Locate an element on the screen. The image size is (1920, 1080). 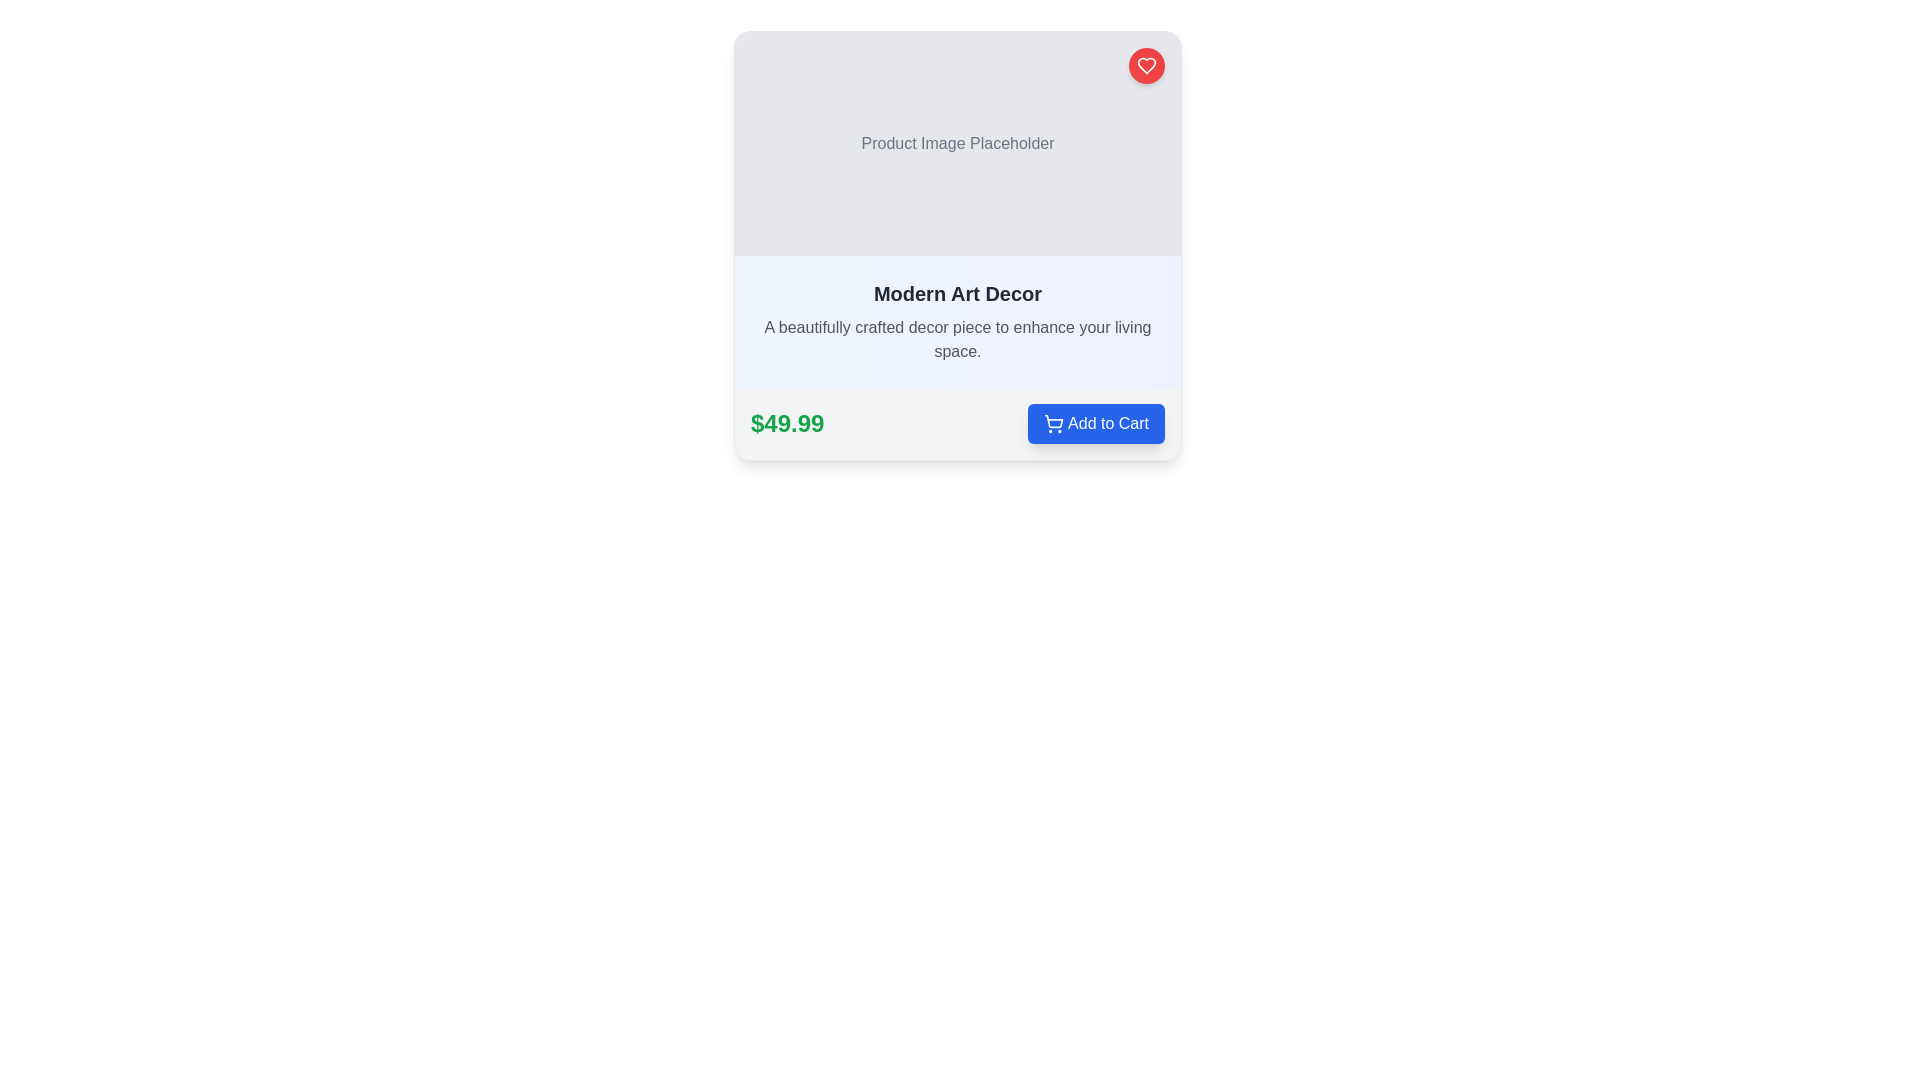
the 'Add to Cart' button located to the right of the price label '$49.99' is located at coordinates (1094, 423).